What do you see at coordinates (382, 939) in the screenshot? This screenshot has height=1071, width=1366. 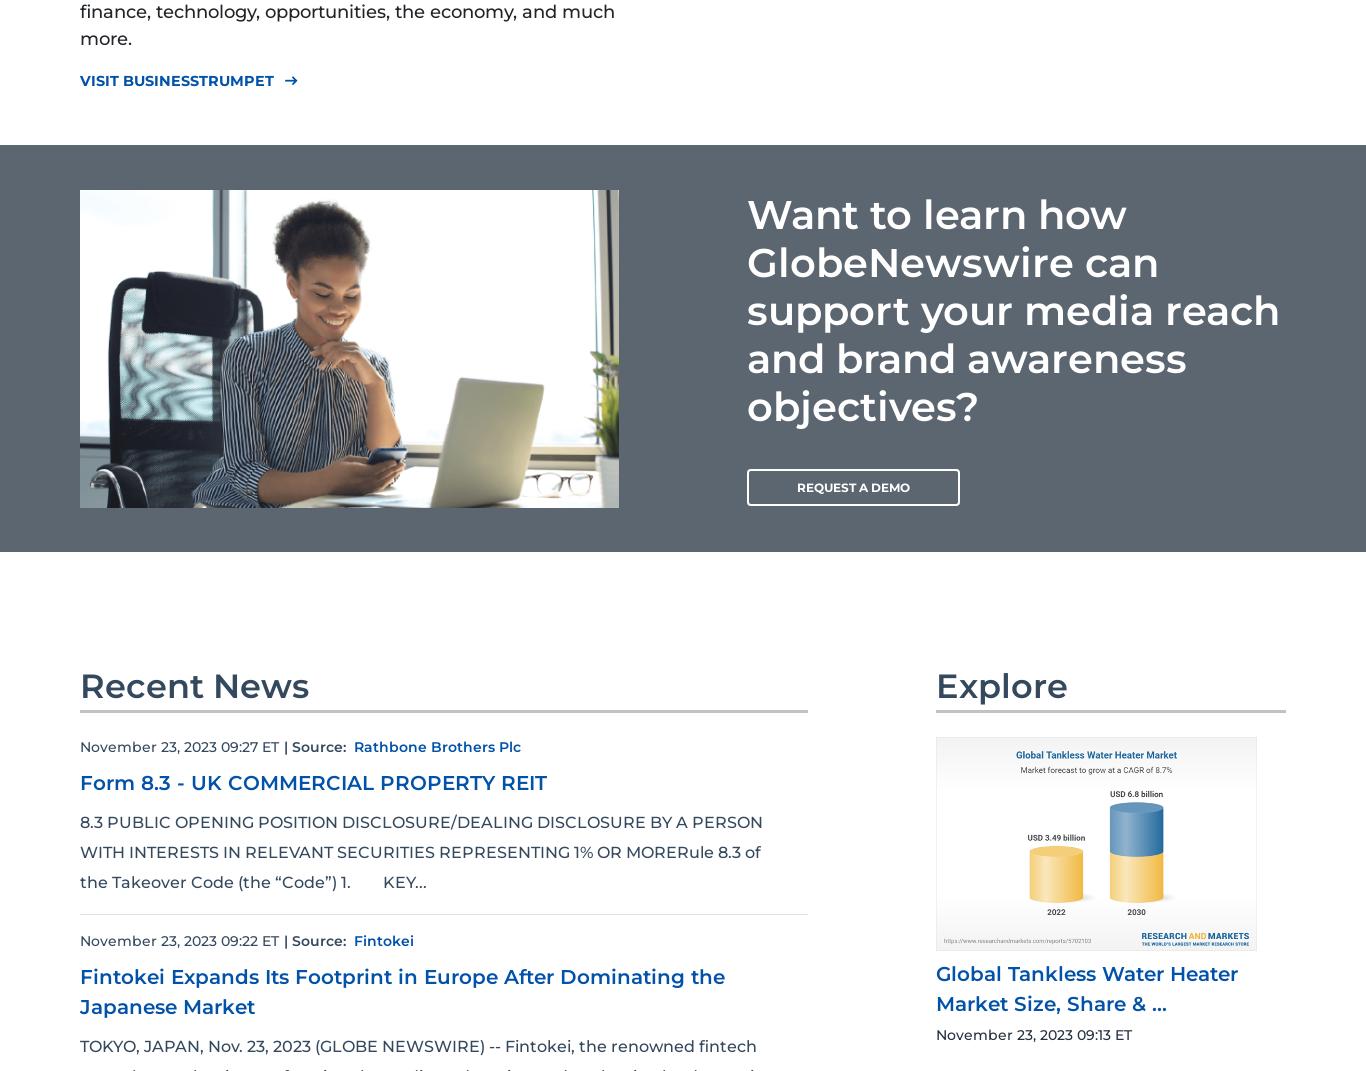 I see `'Fintokei'` at bounding box center [382, 939].